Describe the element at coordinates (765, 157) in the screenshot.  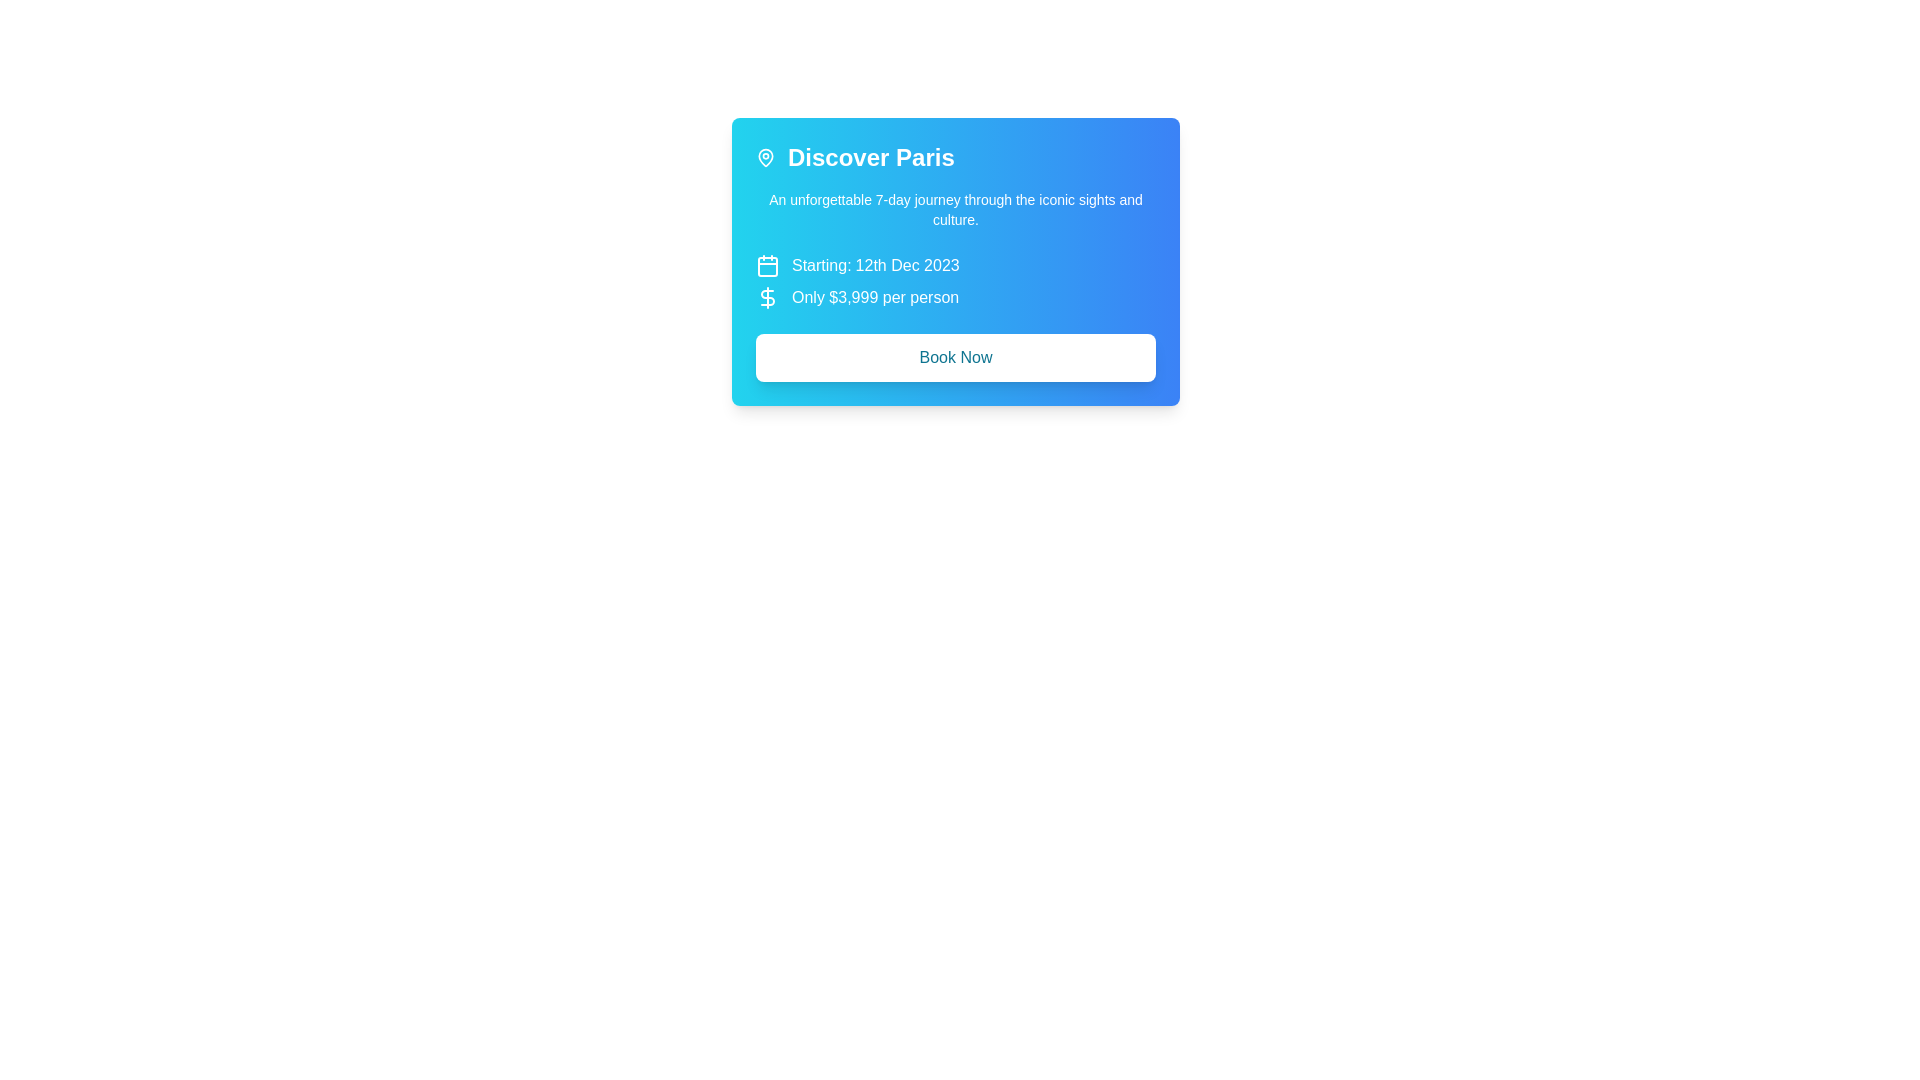
I see `the location icon that symbolizes a destination, positioned to the left of the 'Discover Paris' text` at that location.